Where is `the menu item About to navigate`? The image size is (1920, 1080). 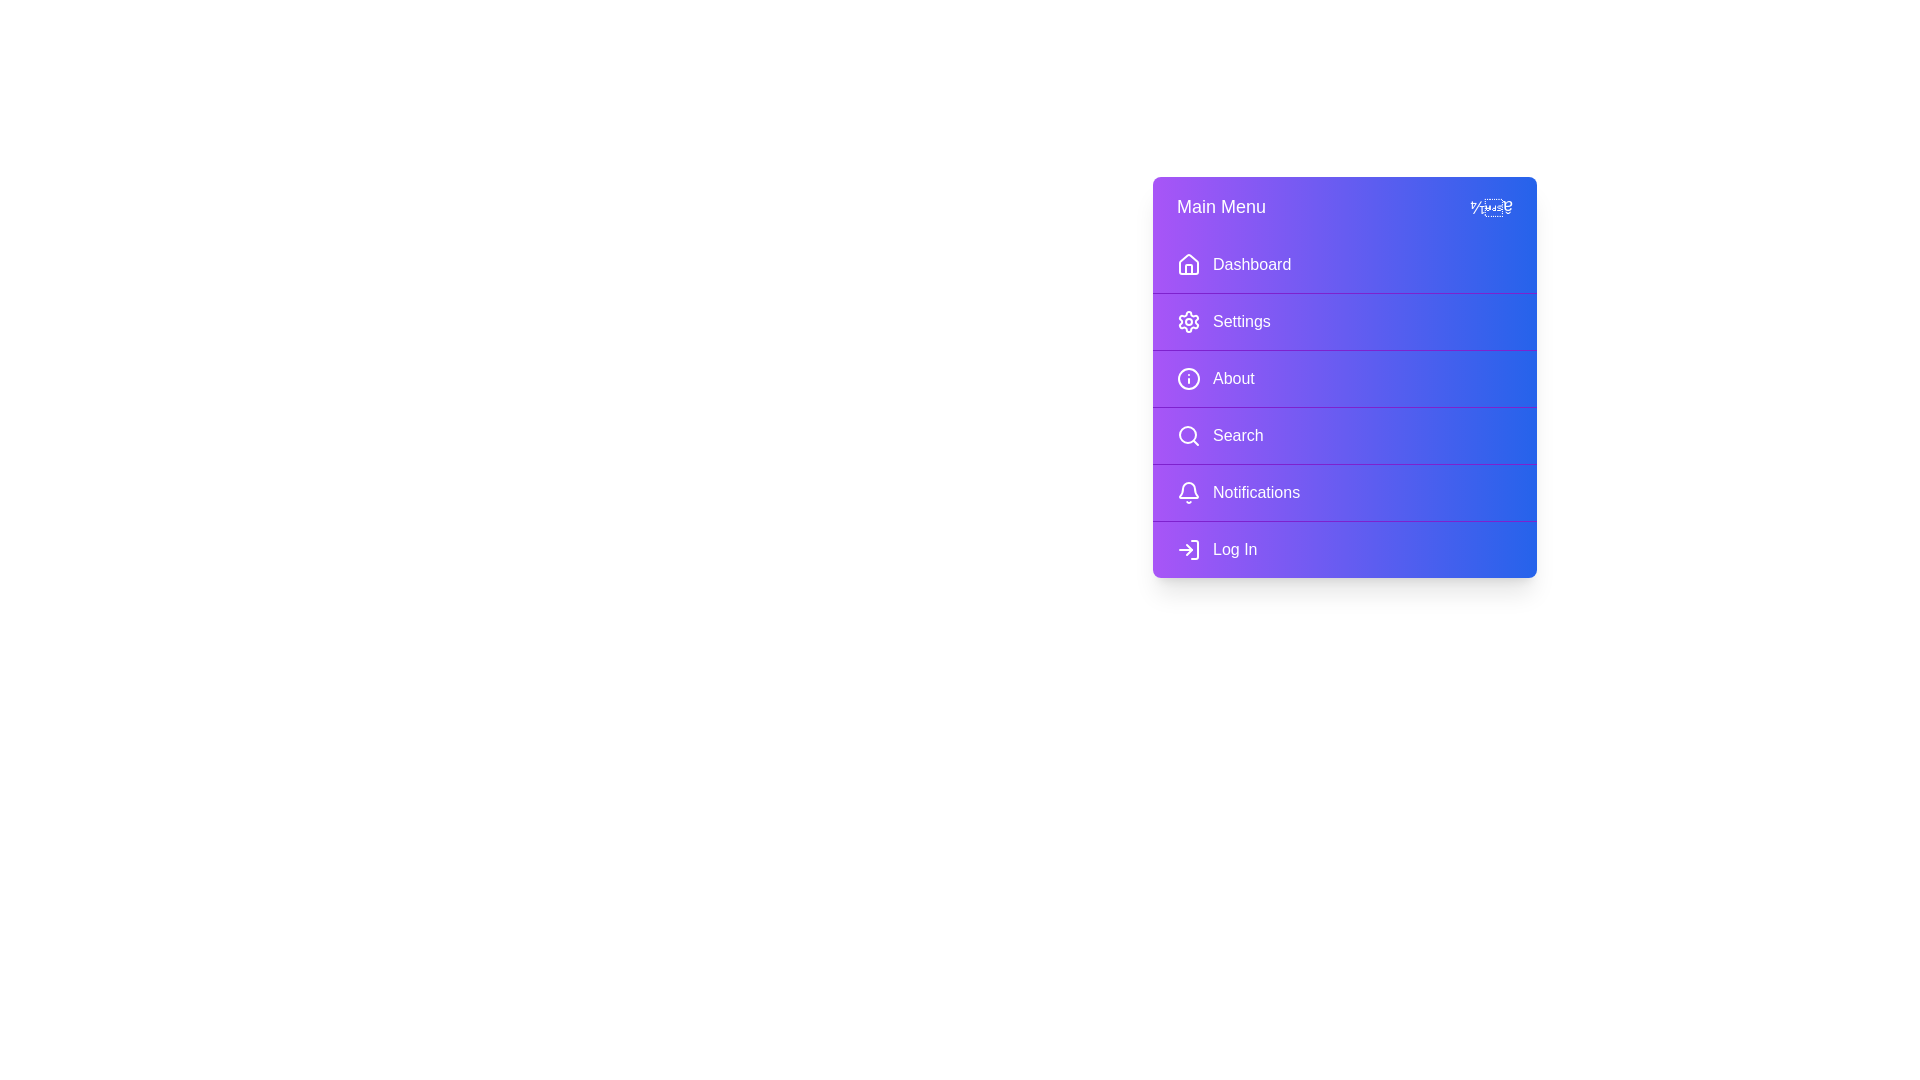
the menu item About to navigate is located at coordinates (1344, 378).